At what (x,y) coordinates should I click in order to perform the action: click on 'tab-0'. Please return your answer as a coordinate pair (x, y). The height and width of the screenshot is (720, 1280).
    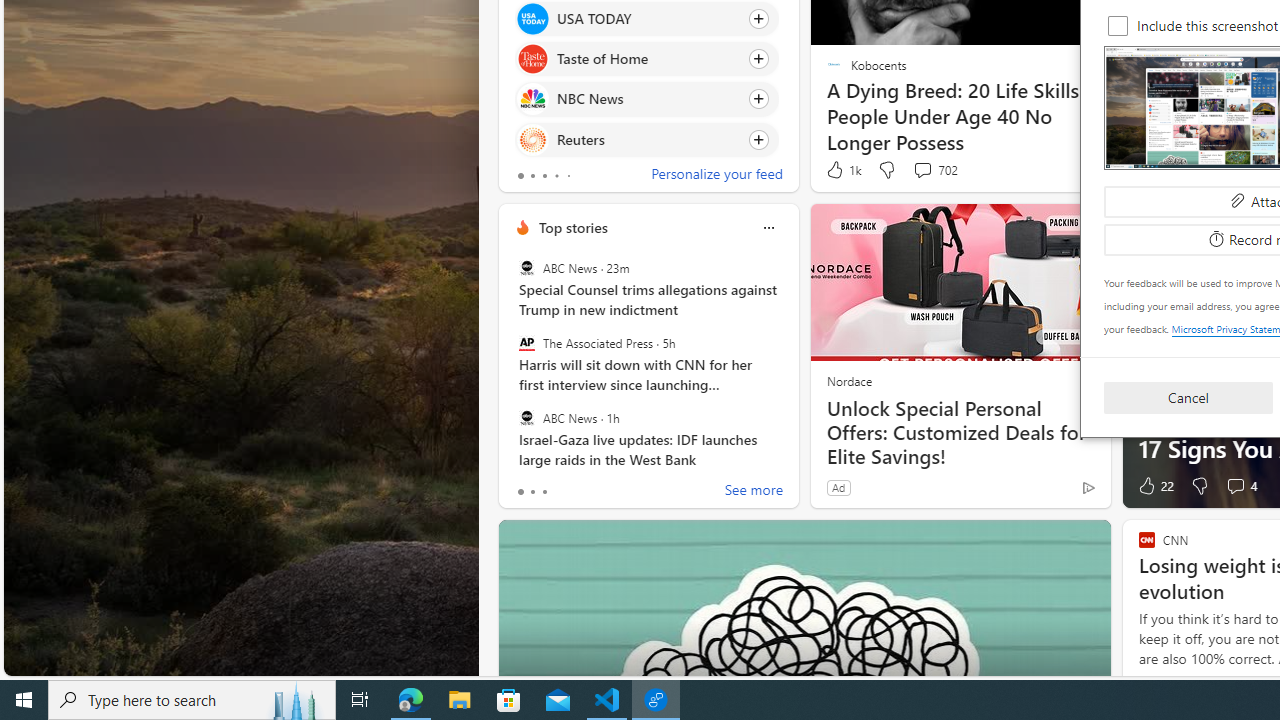
    Looking at the image, I should click on (520, 492).